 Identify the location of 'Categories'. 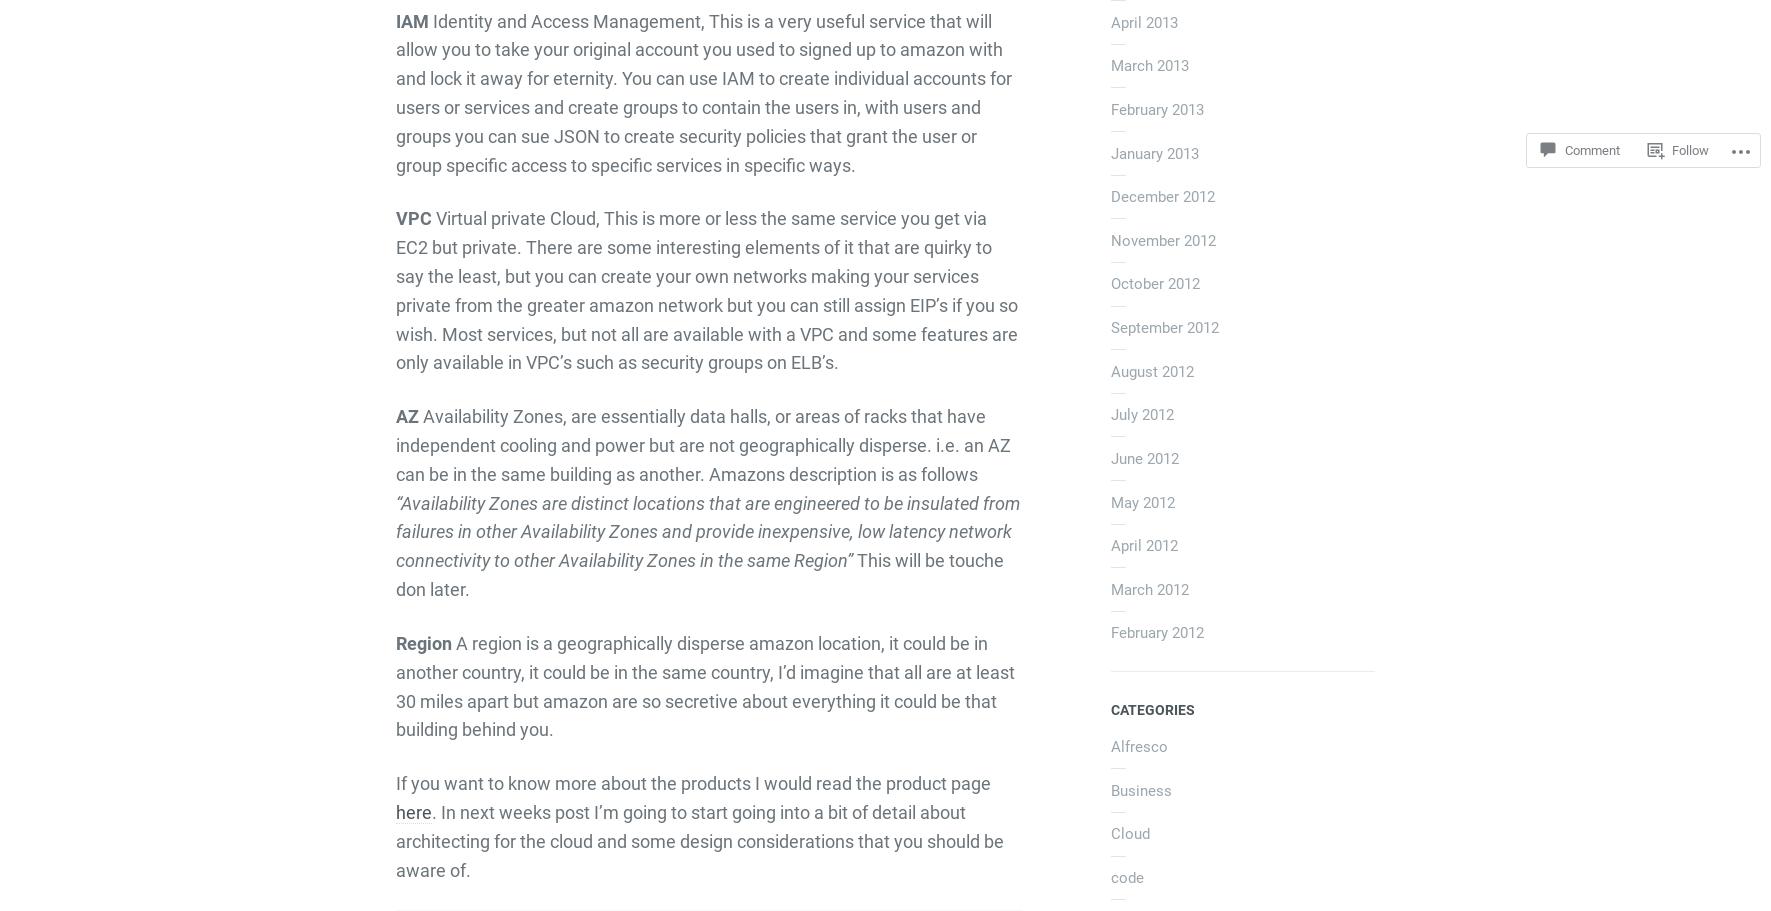
(1152, 709).